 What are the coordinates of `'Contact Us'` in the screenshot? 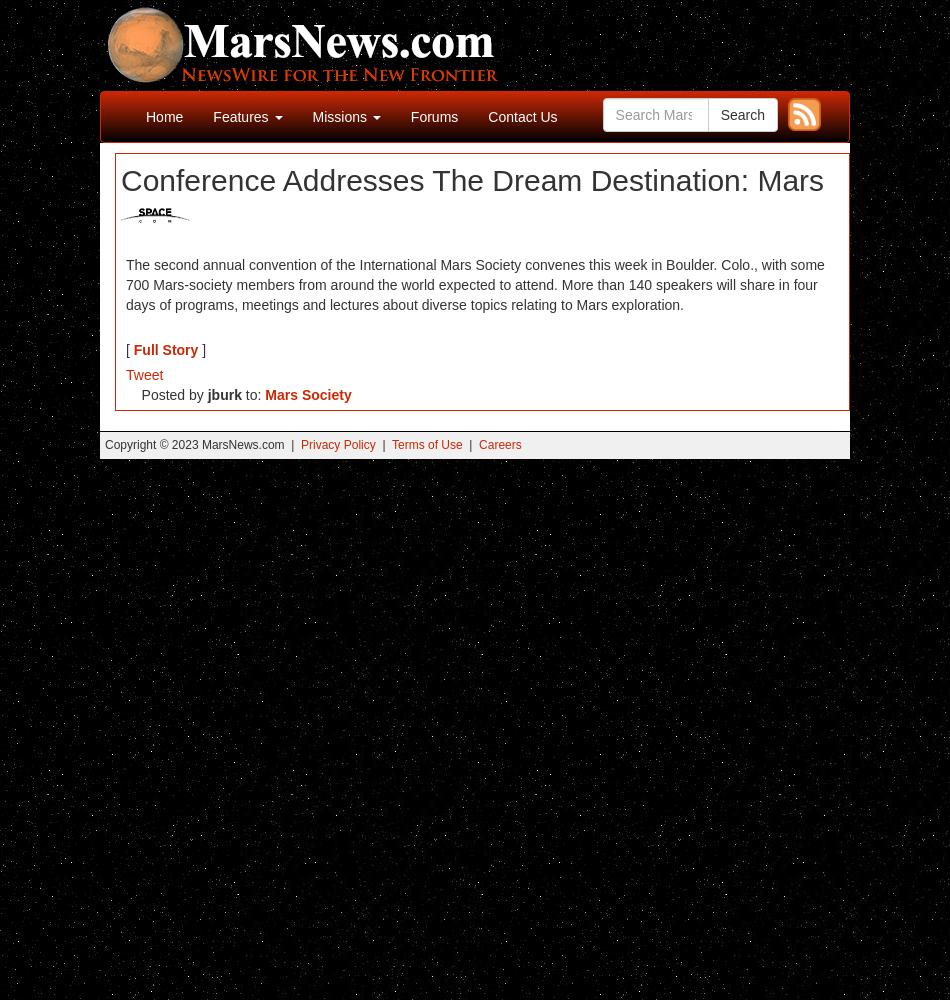 It's located at (522, 116).